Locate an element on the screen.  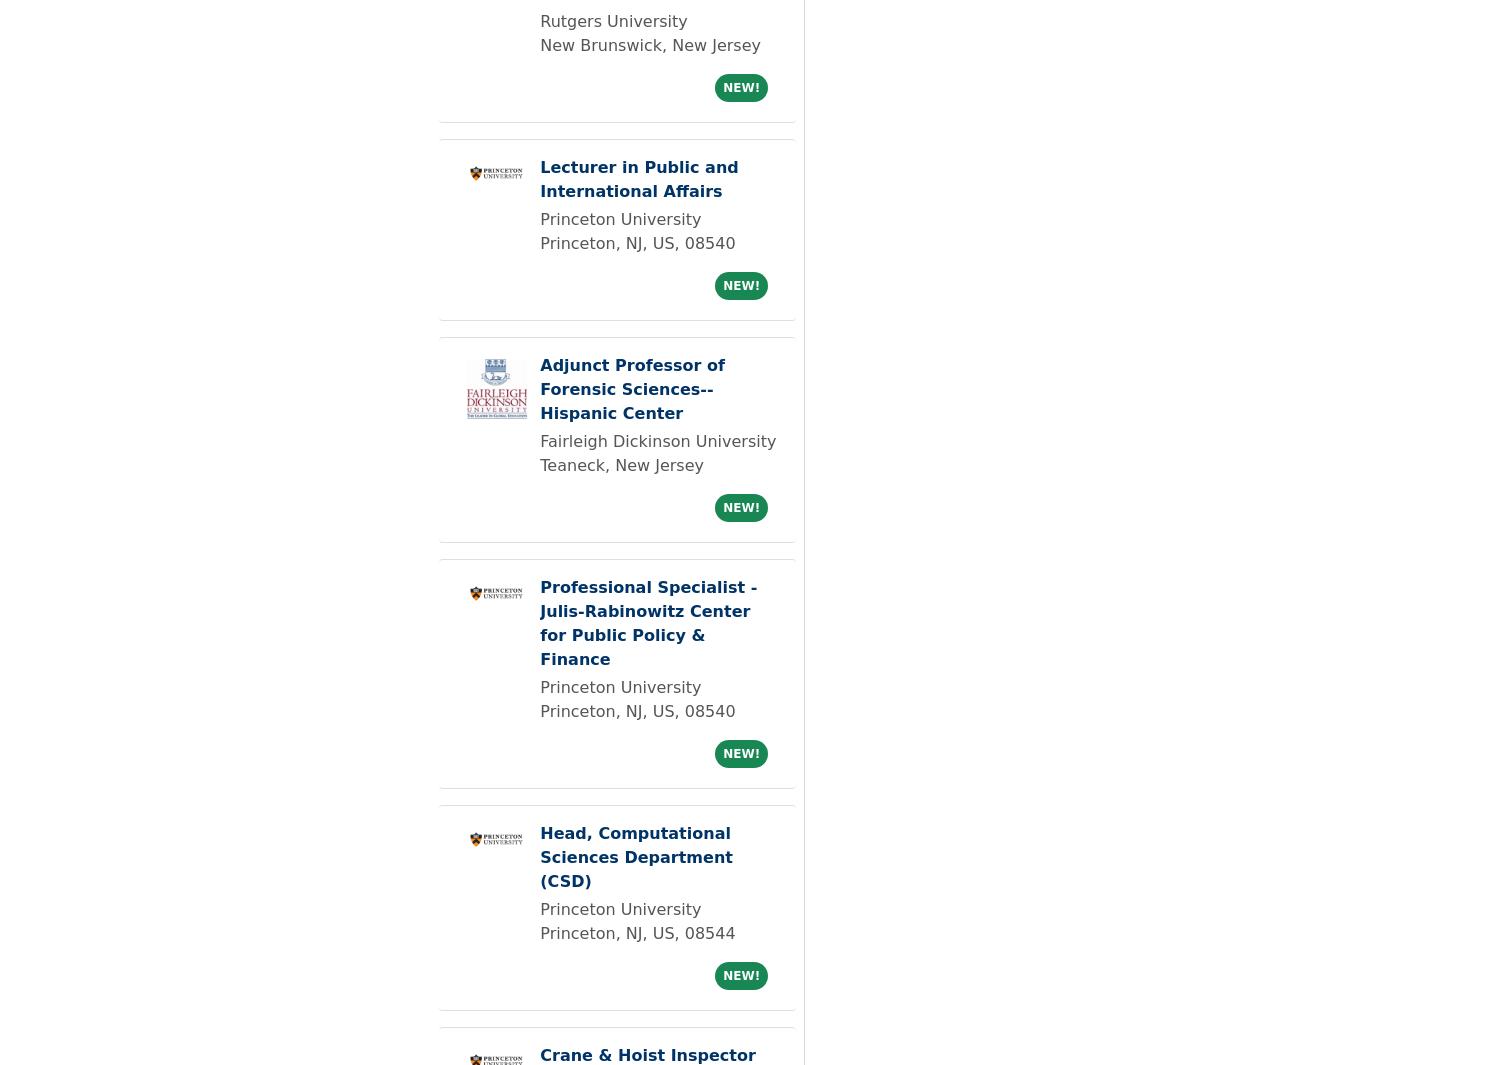
'Fairleigh Dickinson University' is located at coordinates (658, 440).